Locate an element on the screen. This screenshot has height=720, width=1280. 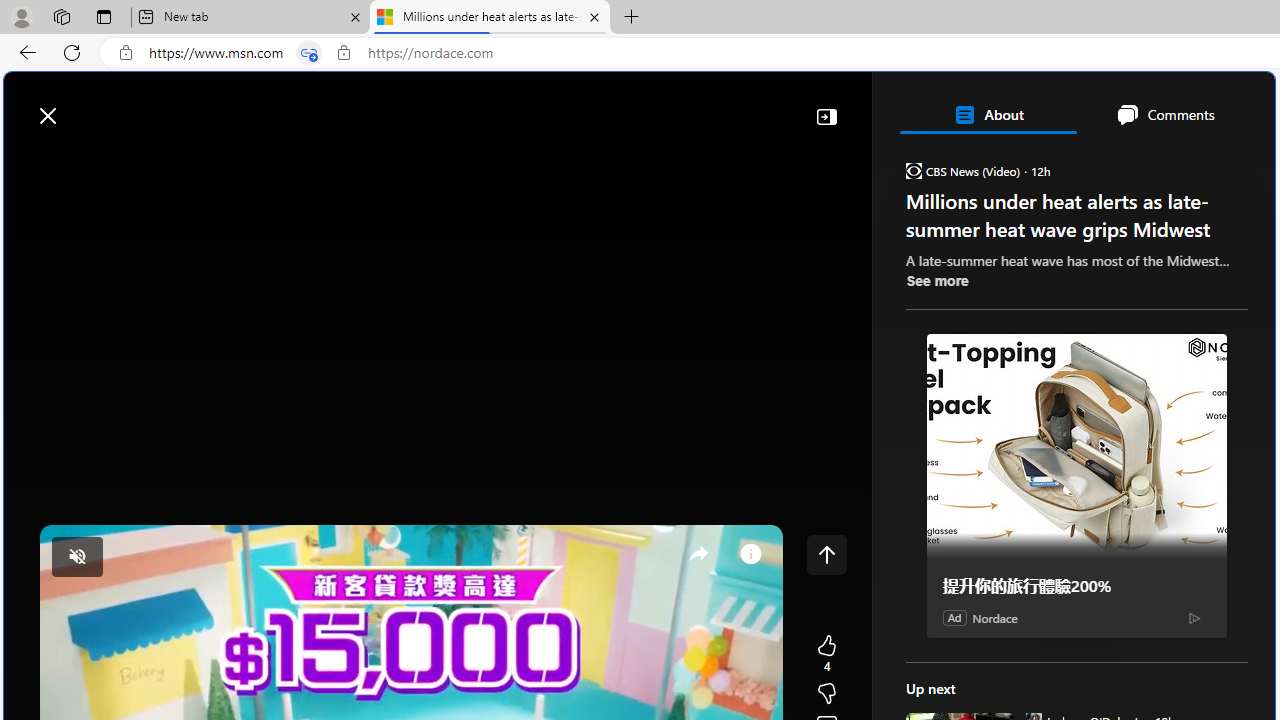
'CBS News (Video)' is located at coordinates (912, 169).